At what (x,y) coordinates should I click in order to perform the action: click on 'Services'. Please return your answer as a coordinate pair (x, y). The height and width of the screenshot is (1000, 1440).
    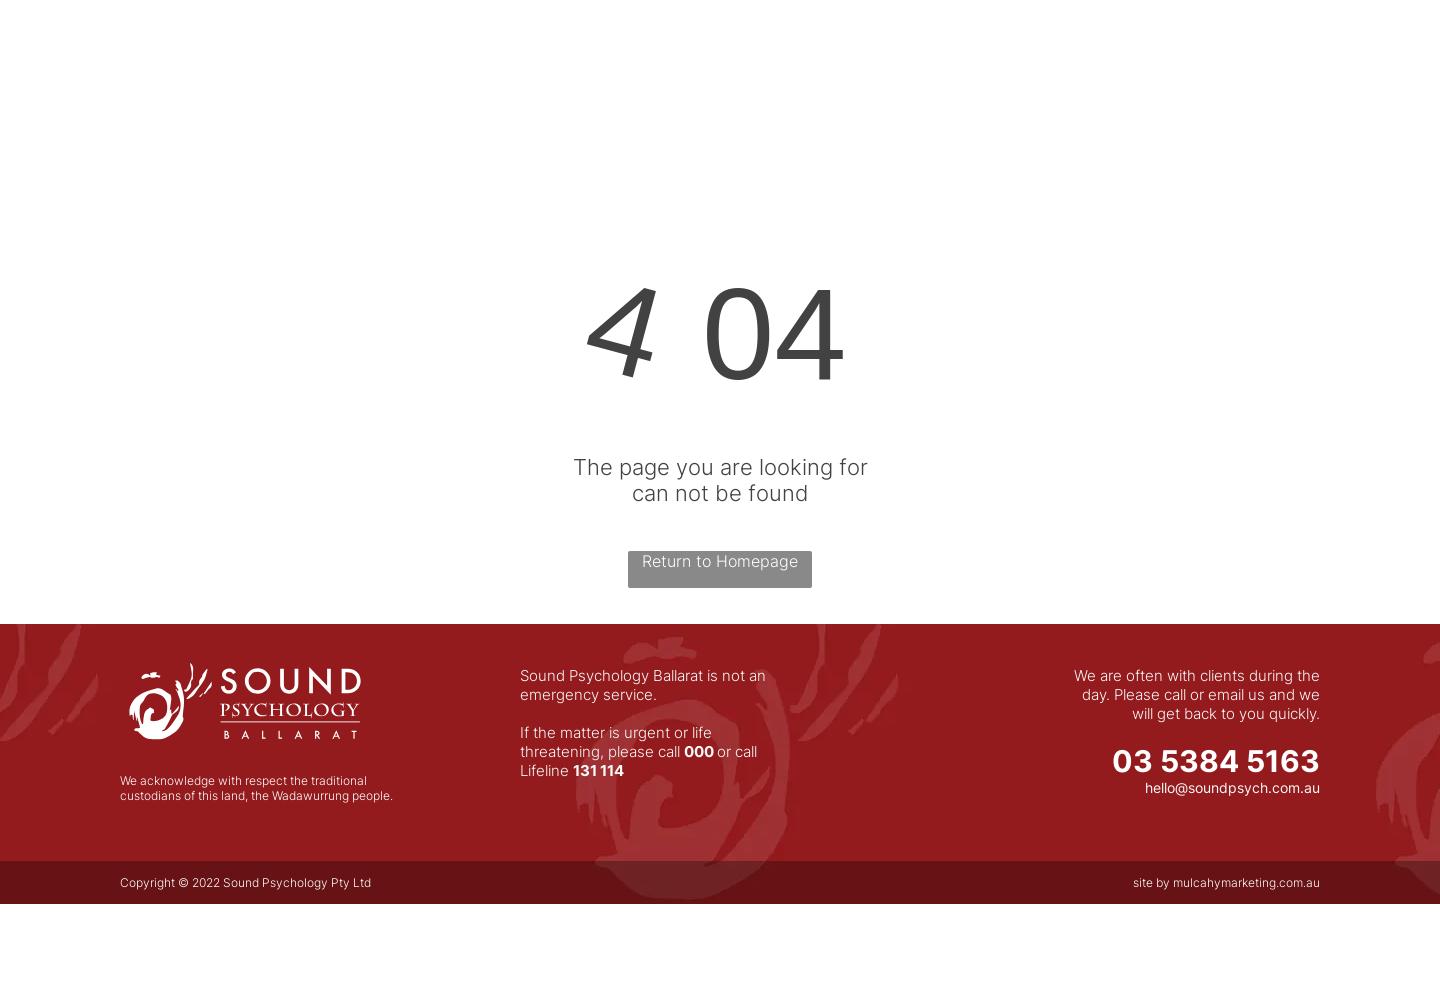
    Looking at the image, I should click on (887, 53).